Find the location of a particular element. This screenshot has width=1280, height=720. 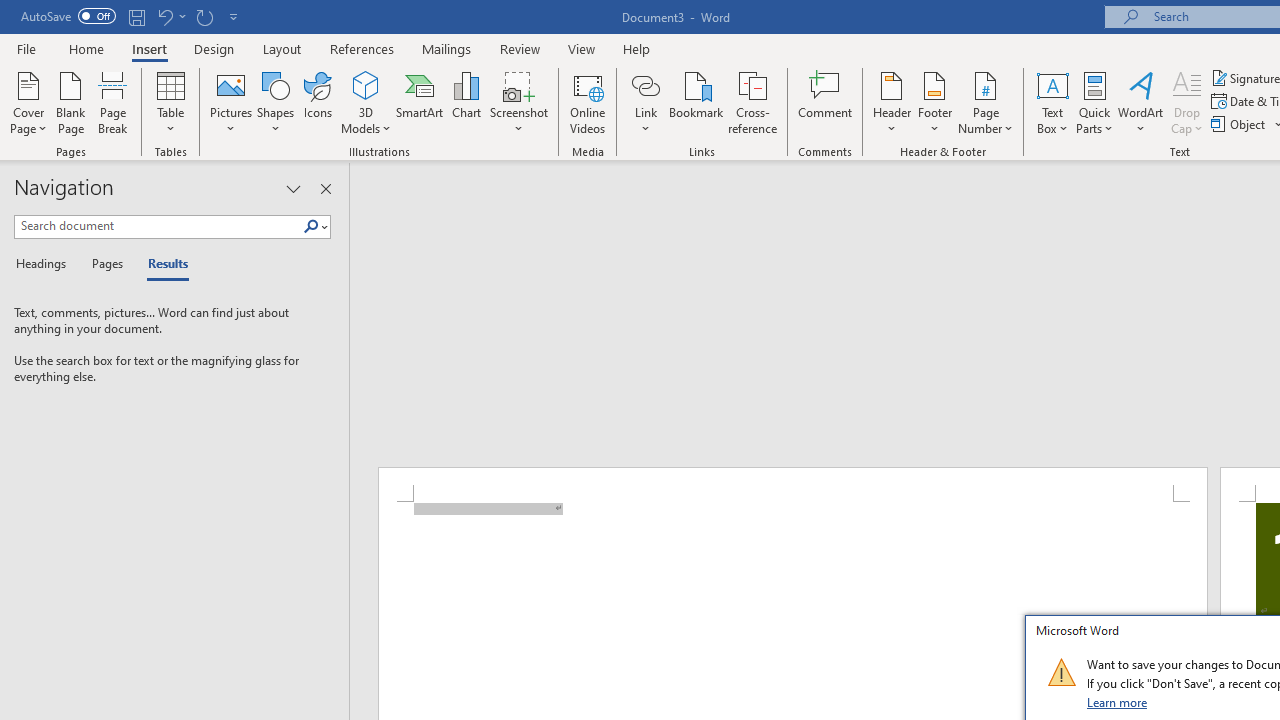

'References' is located at coordinates (362, 48).